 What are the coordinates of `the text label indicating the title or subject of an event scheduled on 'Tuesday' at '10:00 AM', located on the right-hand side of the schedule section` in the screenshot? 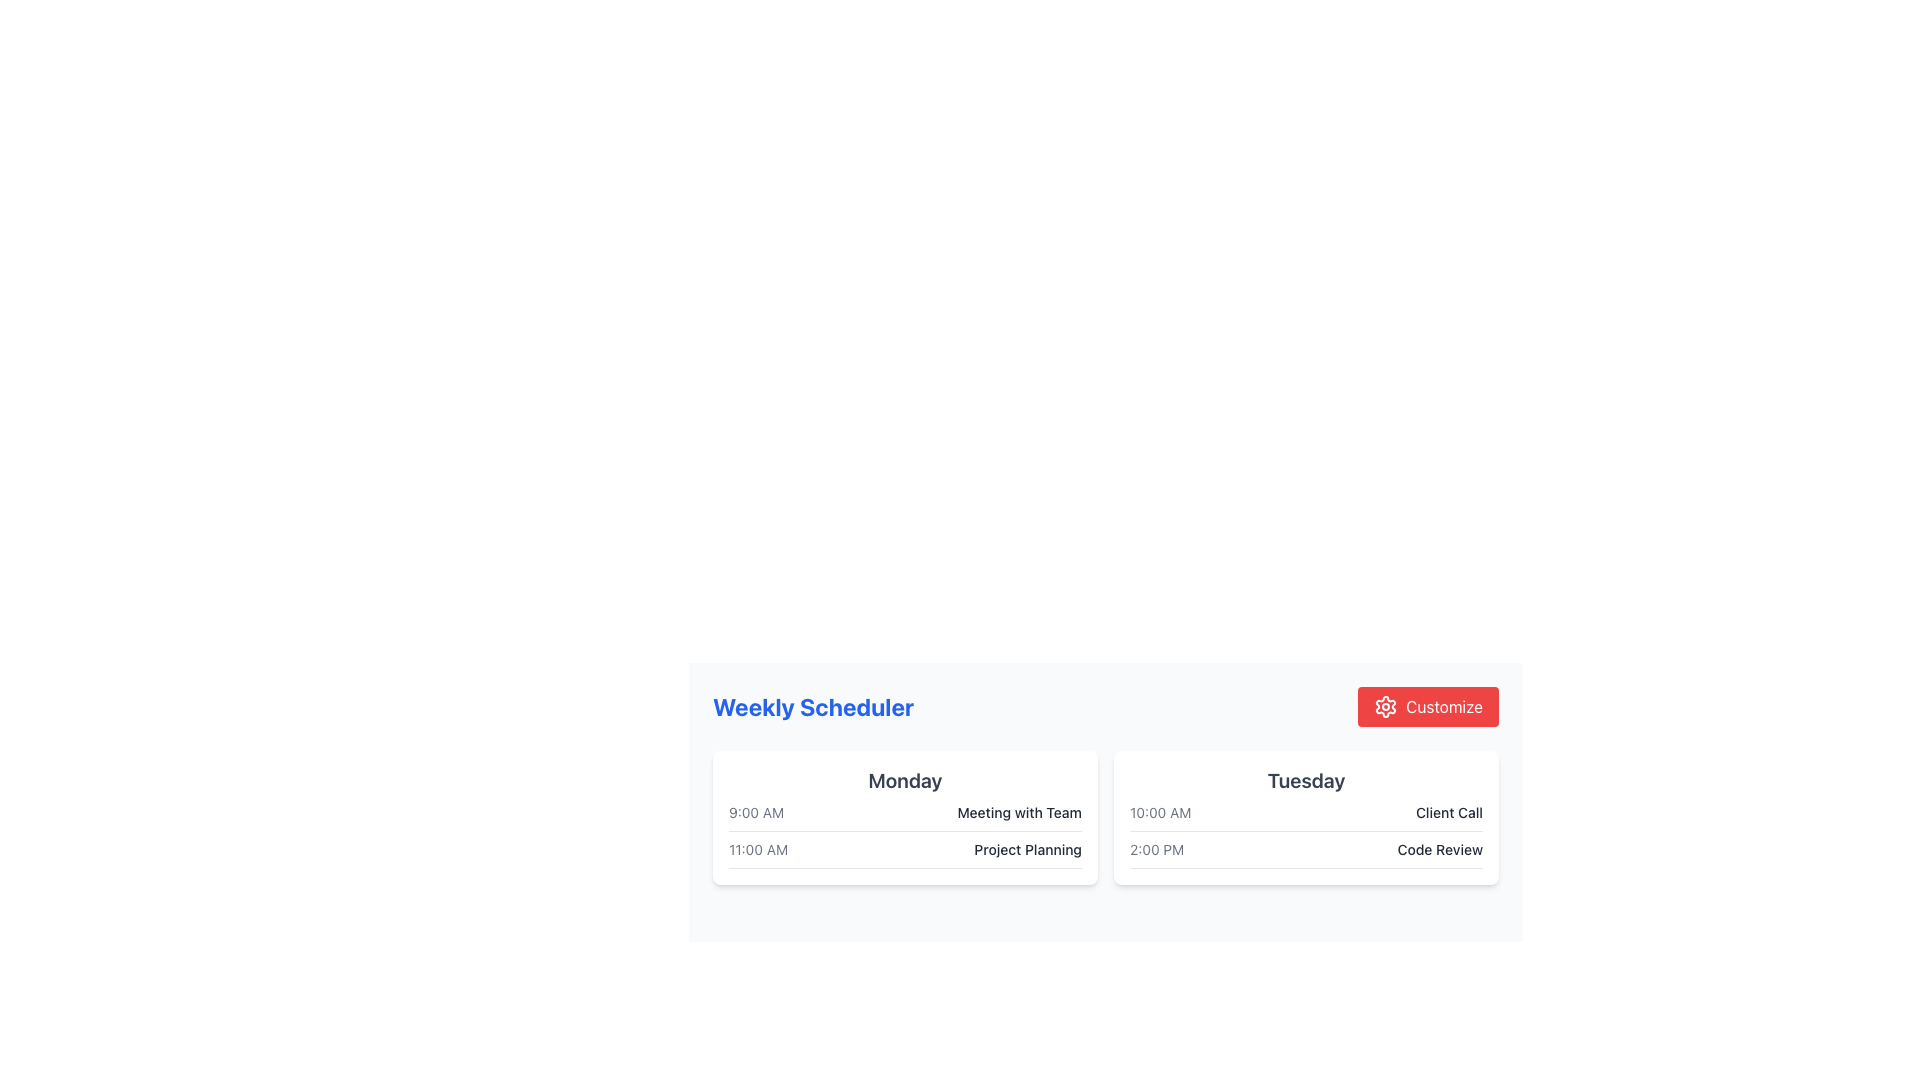 It's located at (1449, 813).